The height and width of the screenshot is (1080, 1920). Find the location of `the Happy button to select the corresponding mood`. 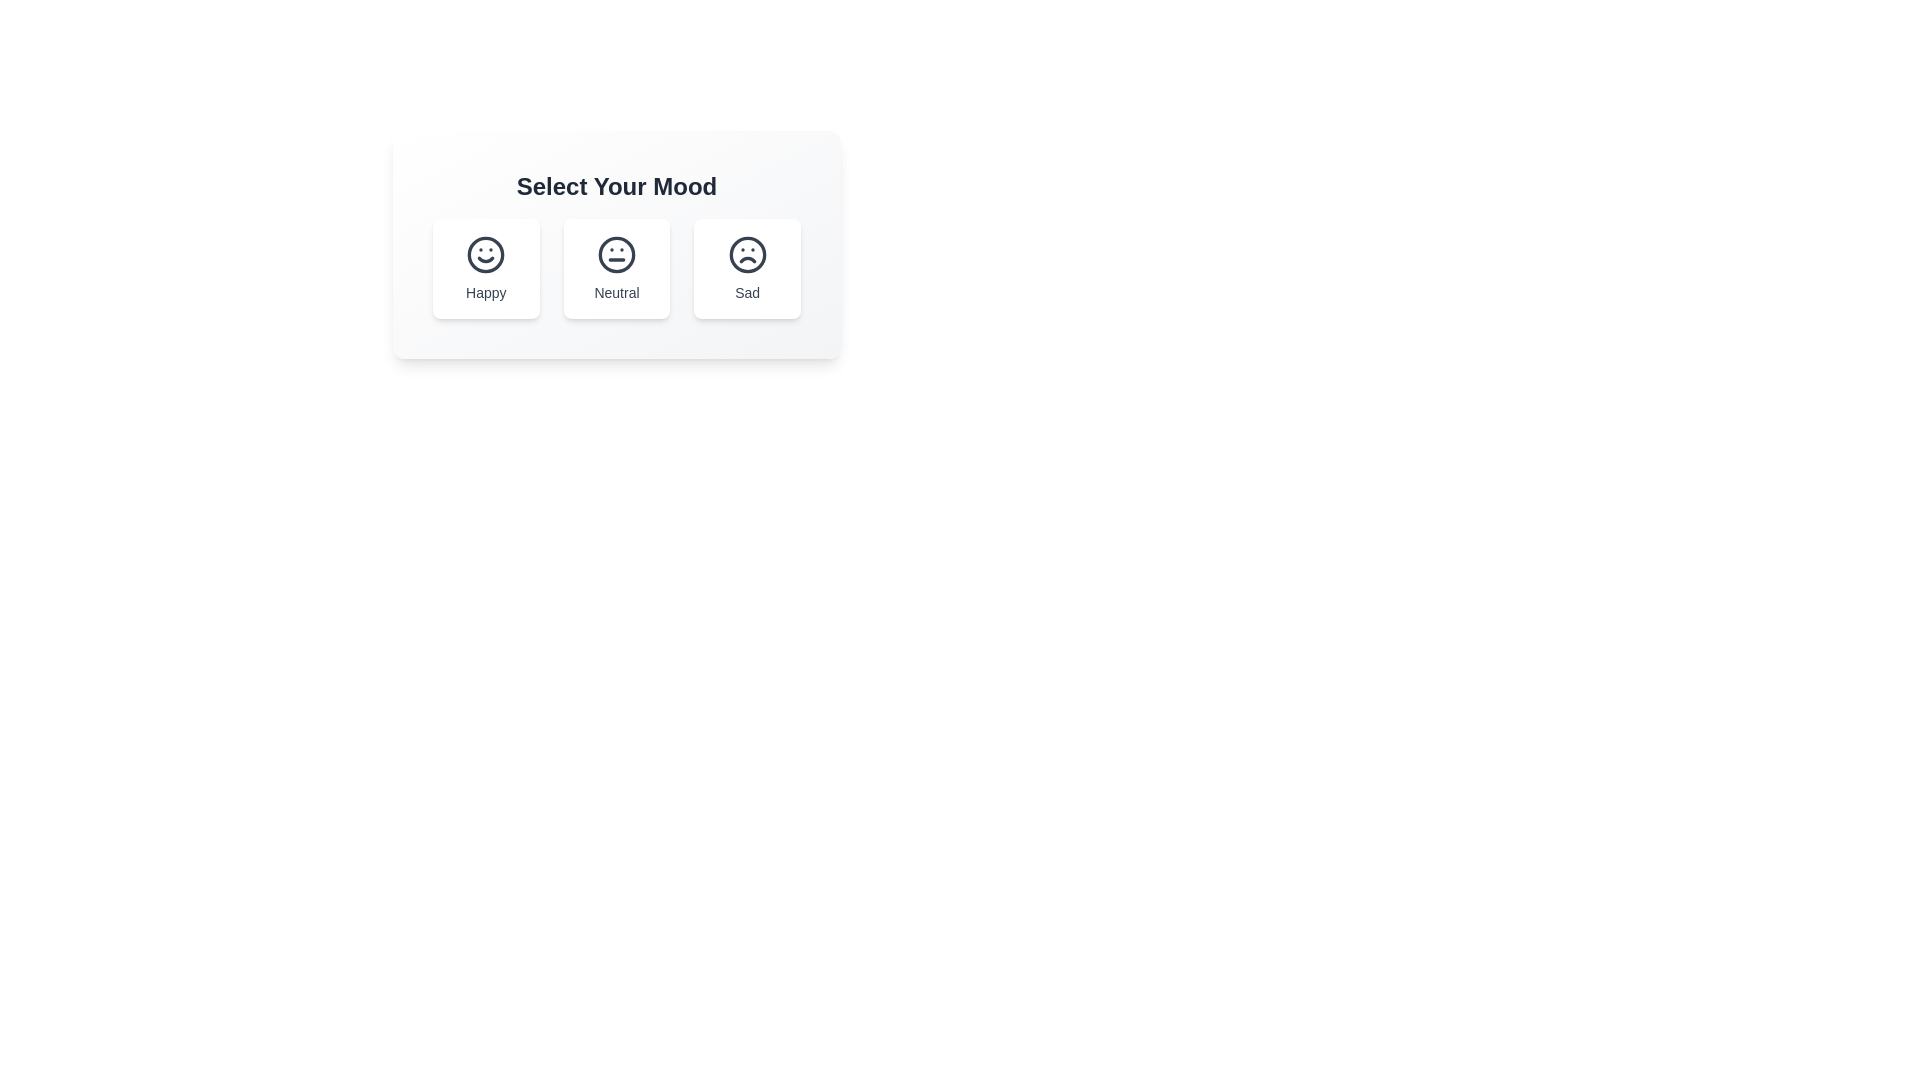

the Happy button to select the corresponding mood is located at coordinates (485, 268).